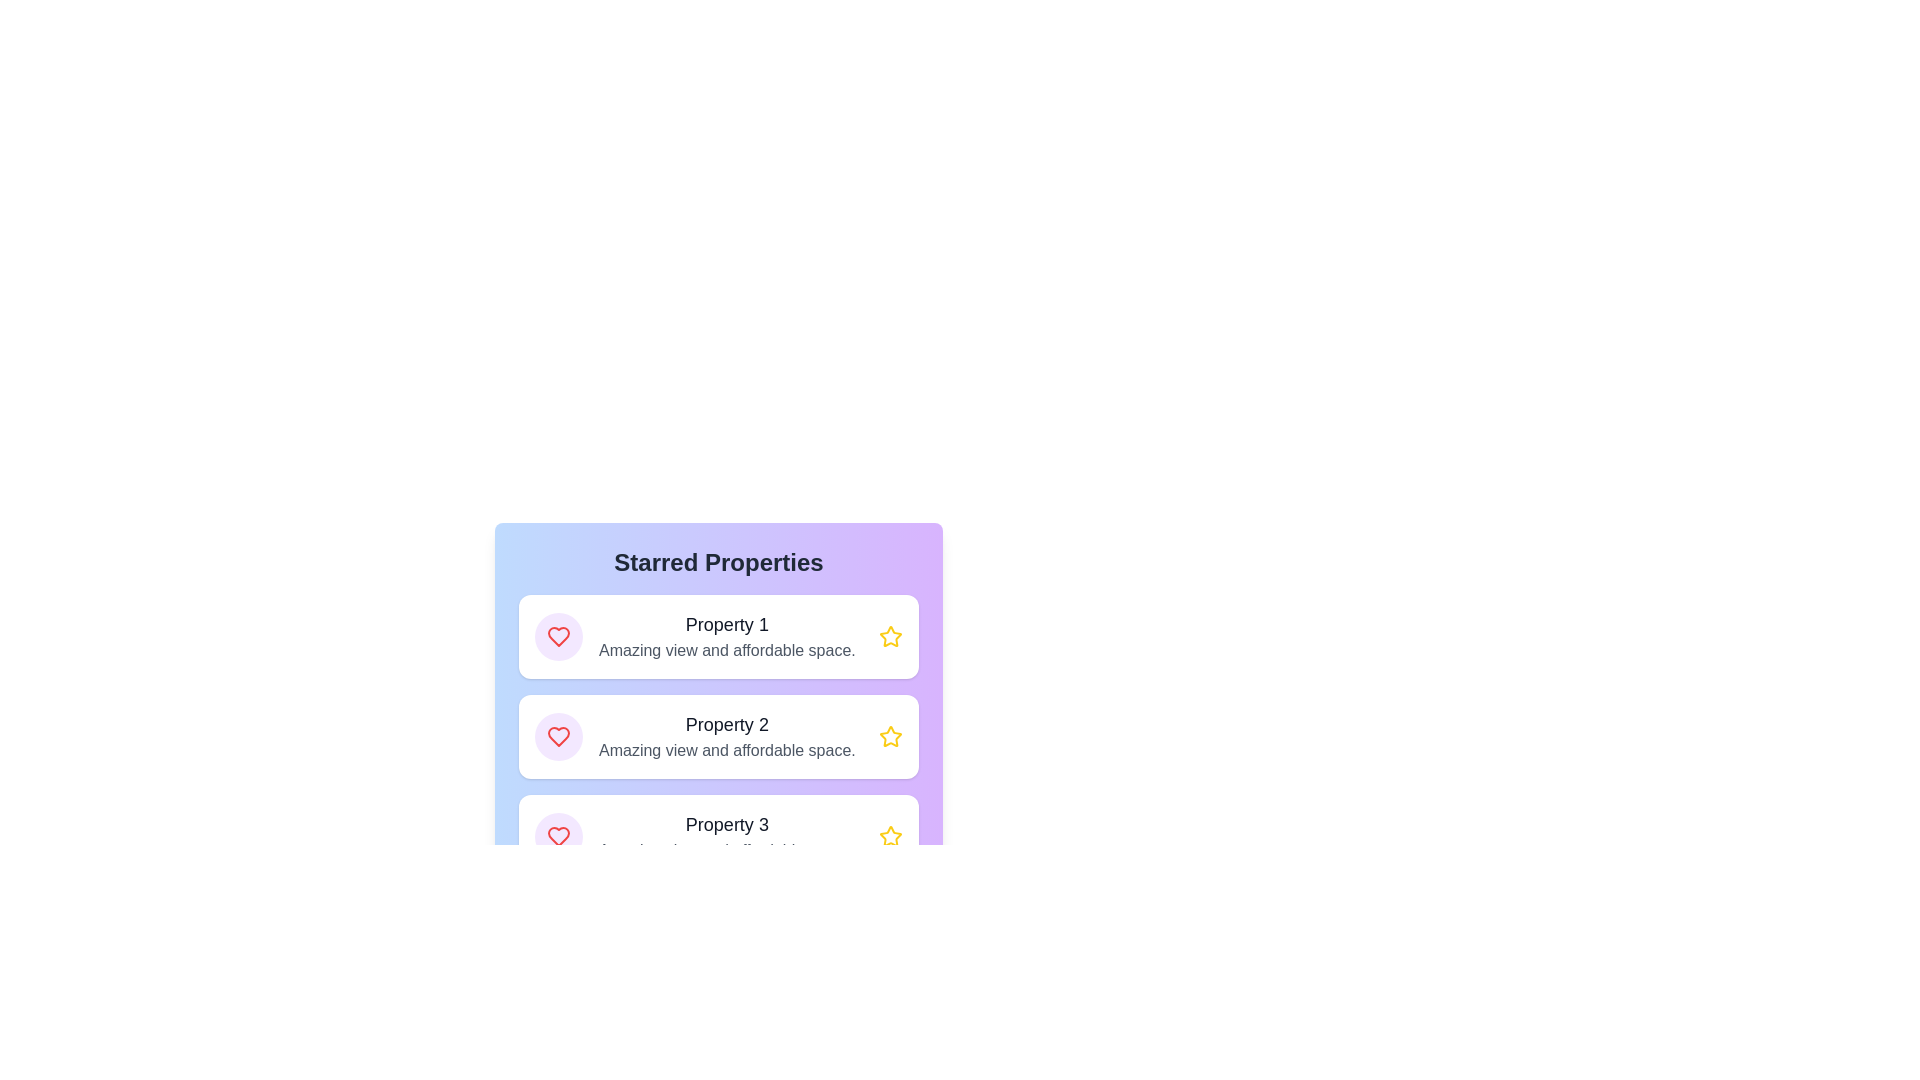  What do you see at coordinates (726, 837) in the screenshot?
I see `text displayed in the Information Display card labeled 'Property 3', which includes 'Amazing view and affordable space.'` at bounding box center [726, 837].